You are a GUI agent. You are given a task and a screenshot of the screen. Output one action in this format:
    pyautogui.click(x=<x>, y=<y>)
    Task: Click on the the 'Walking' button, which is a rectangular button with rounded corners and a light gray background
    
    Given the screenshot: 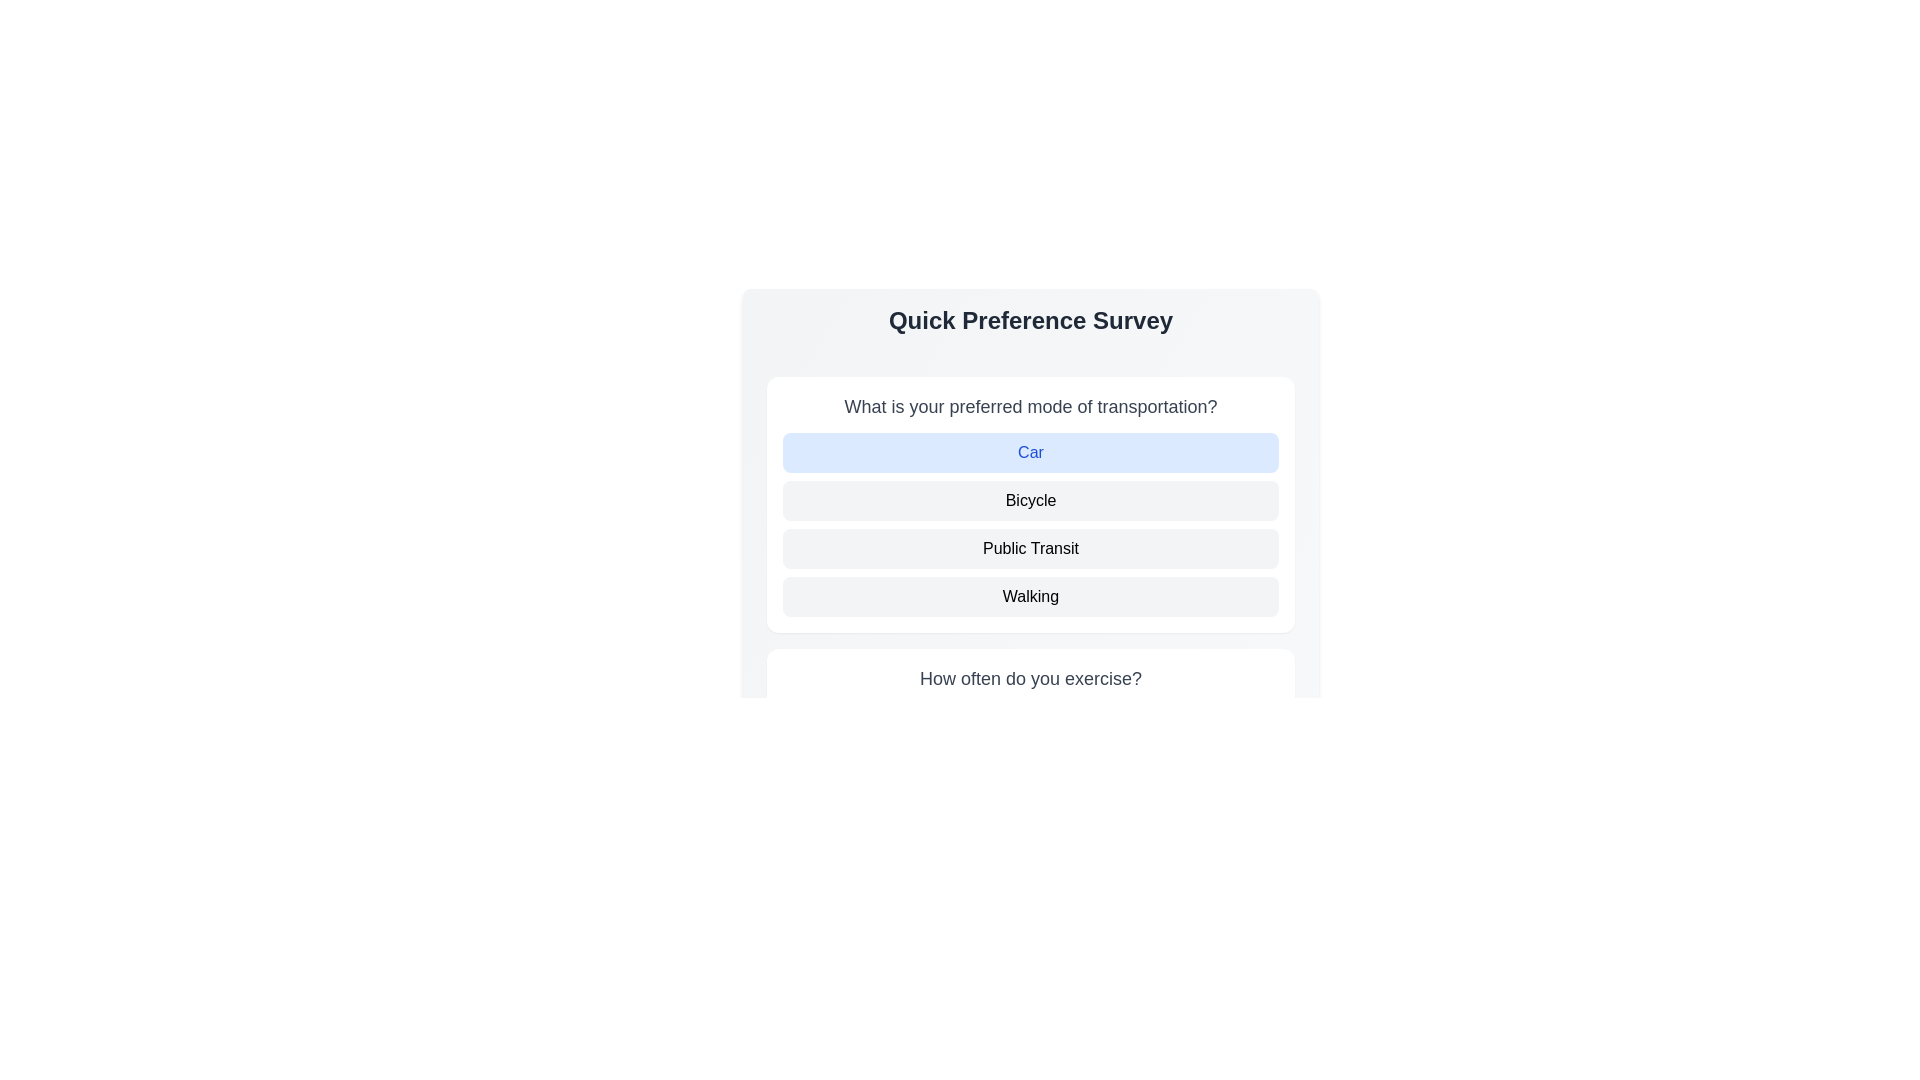 What is the action you would take?
    pyautogui.click(x=1031, y=596)
    